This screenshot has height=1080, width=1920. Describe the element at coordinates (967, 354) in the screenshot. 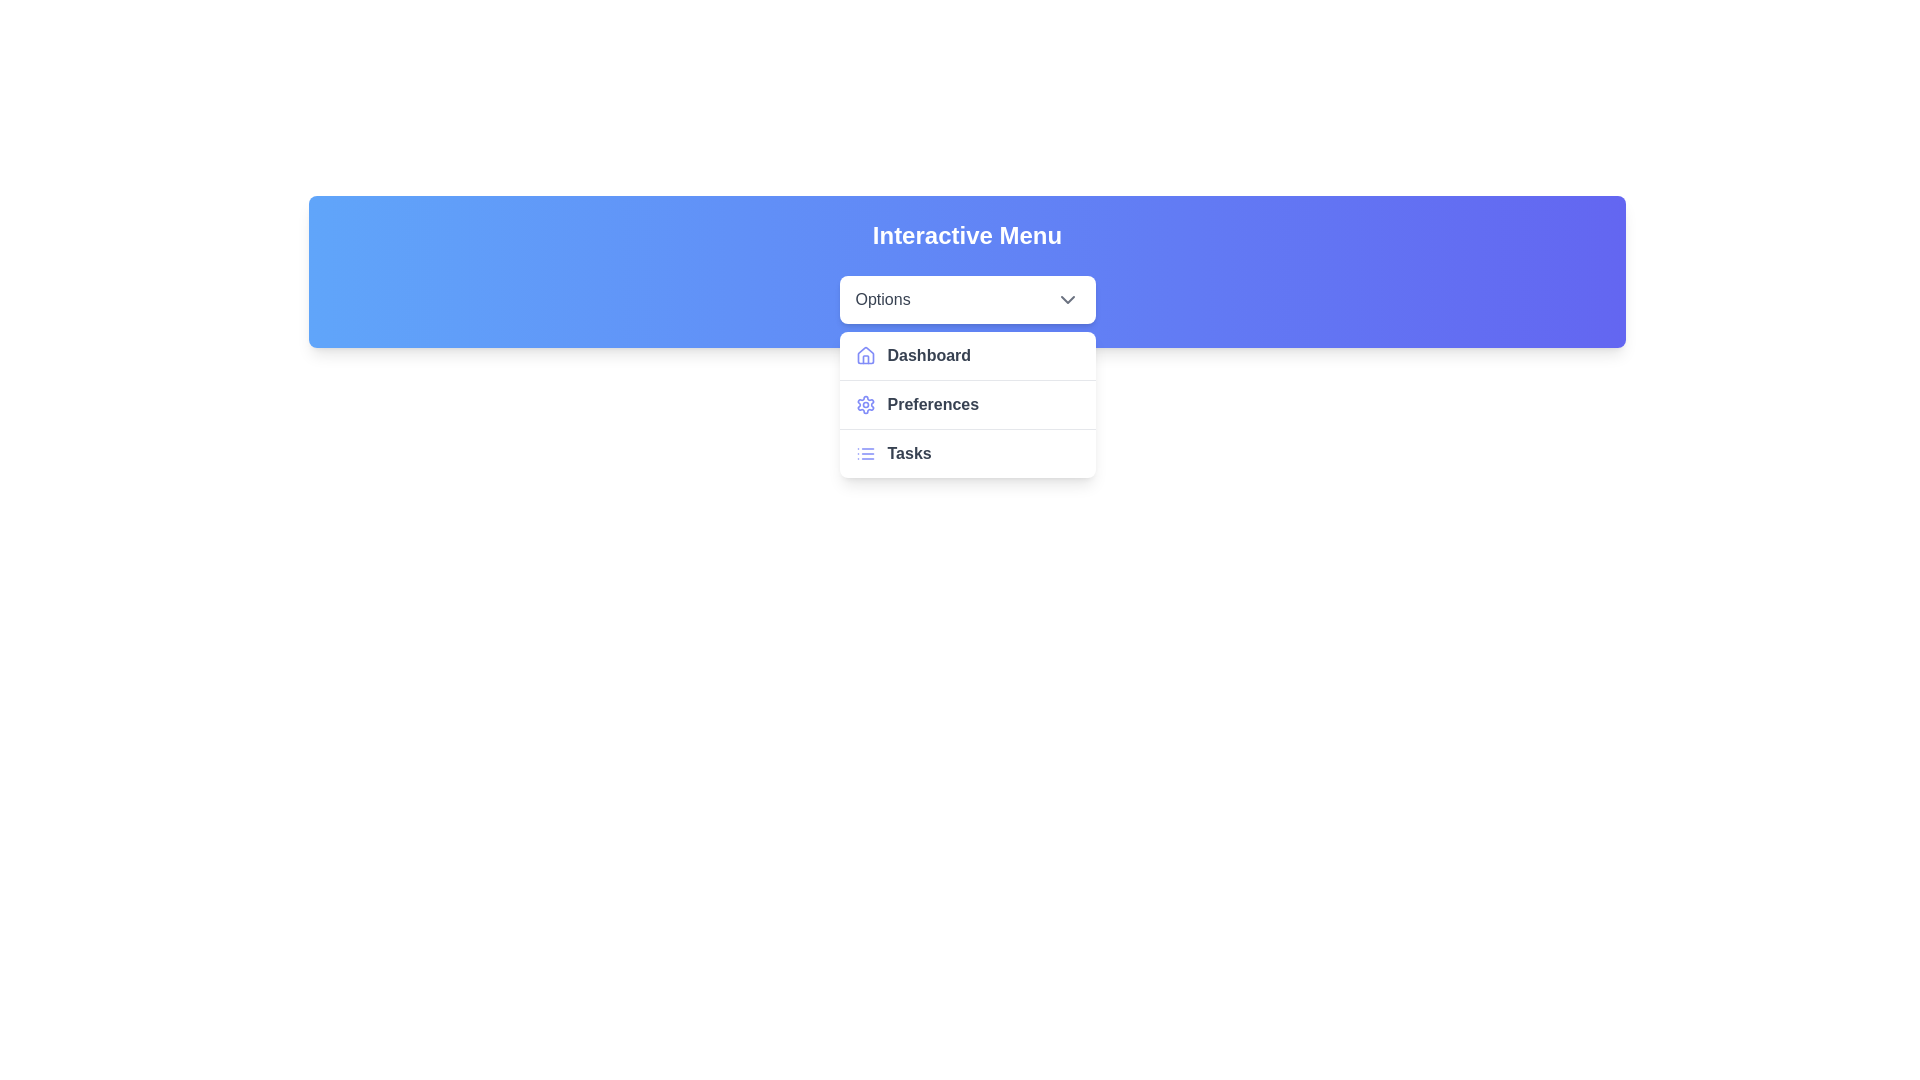

I see `the 'Dashboard' menu item, which is the first item under the 'Options' dropdown menu` at that location.